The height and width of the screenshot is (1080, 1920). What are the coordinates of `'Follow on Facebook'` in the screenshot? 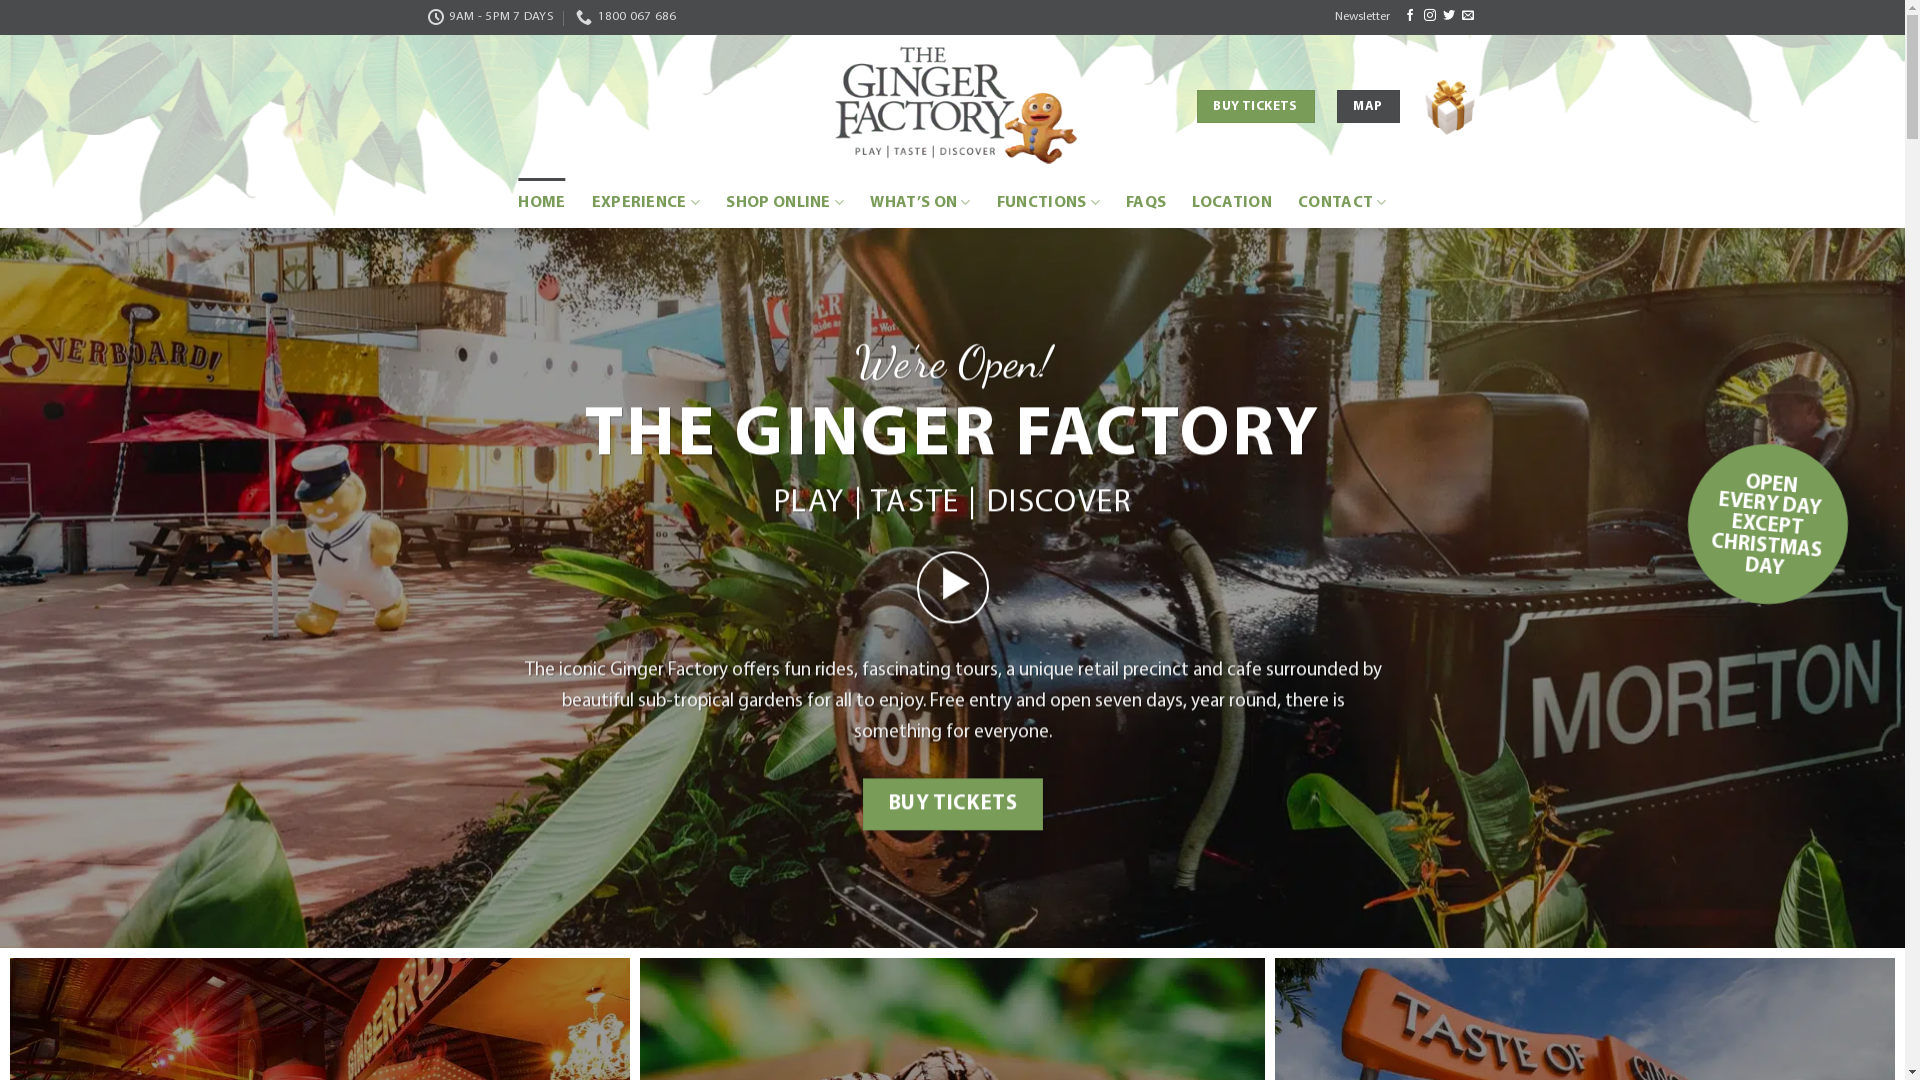 It's located at (1409, 15).